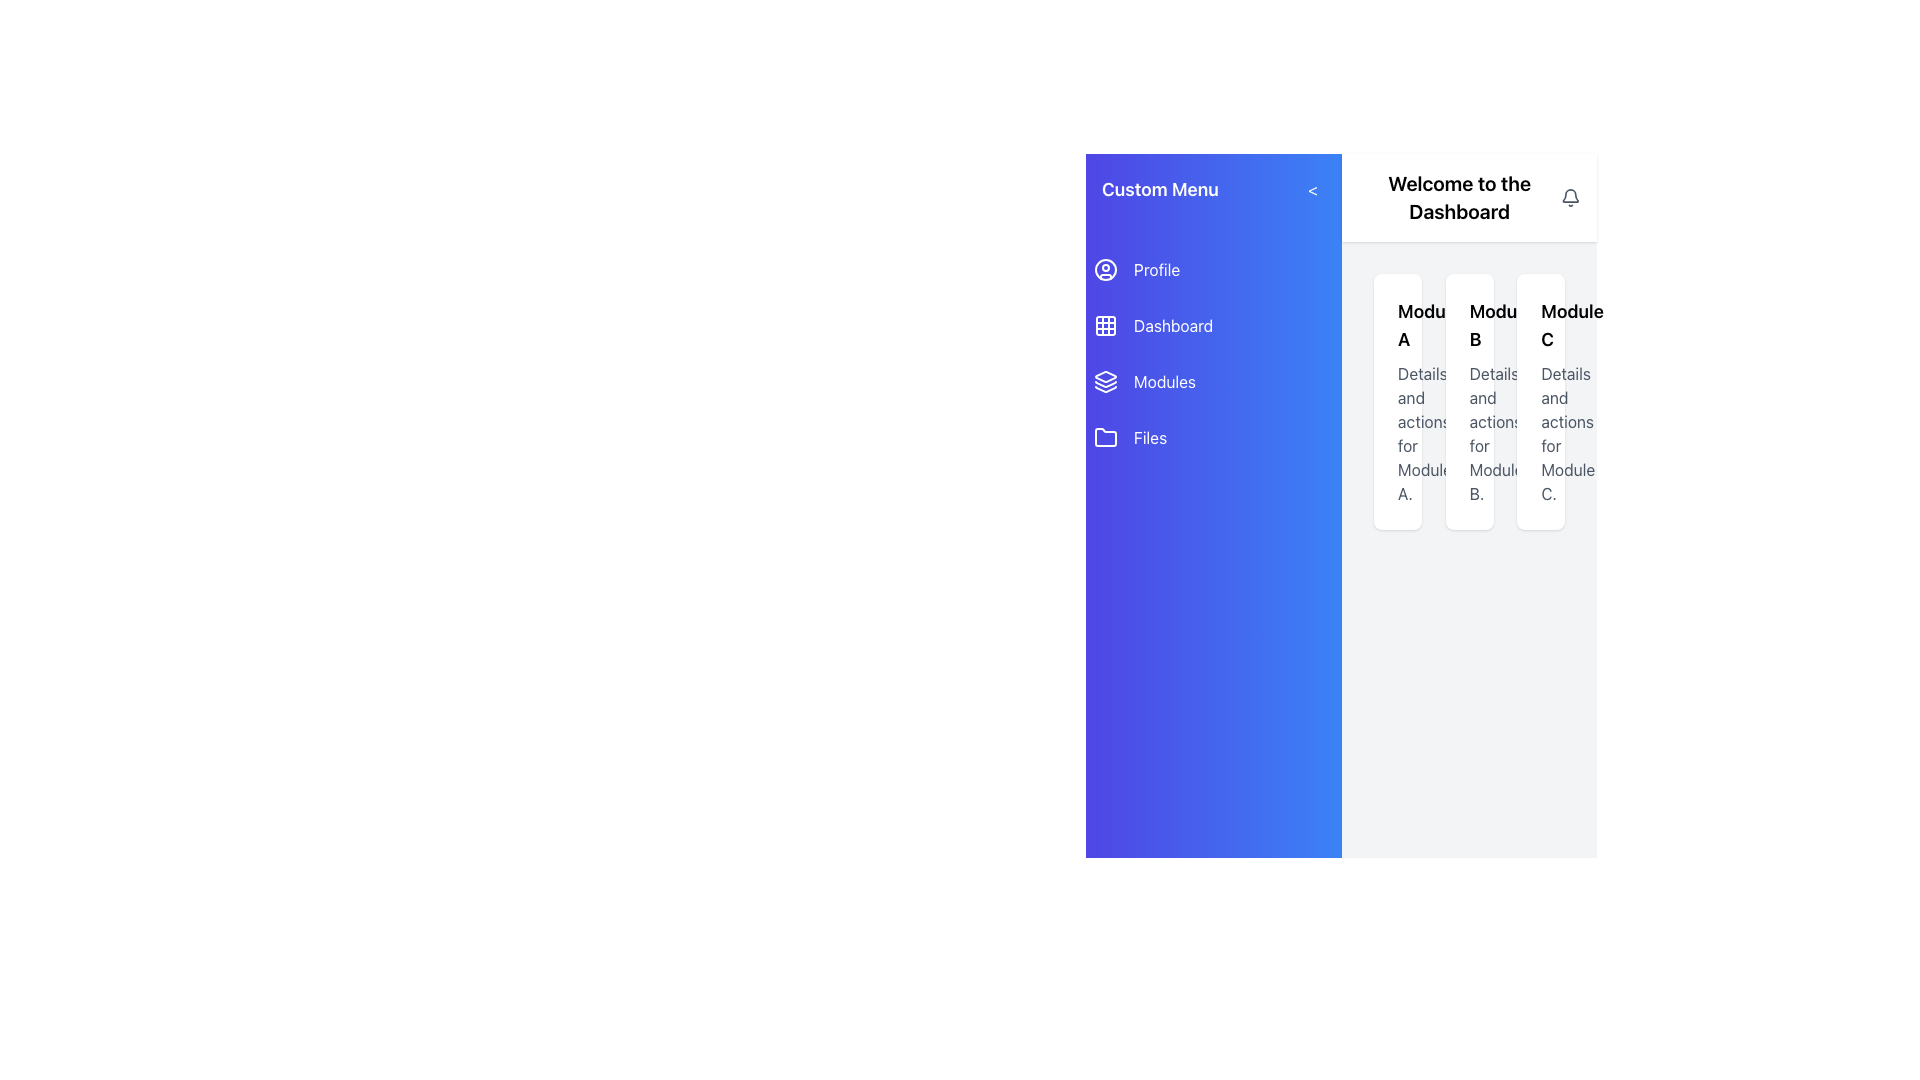 This screenshot has width=1920, height=1080. Describe the element at coordinates (1104, 377) in the screenshot. I see `the 'Modules' icon in the sidebar menu, which is the third icon in the vertical list on the left side of the interface` at that location.